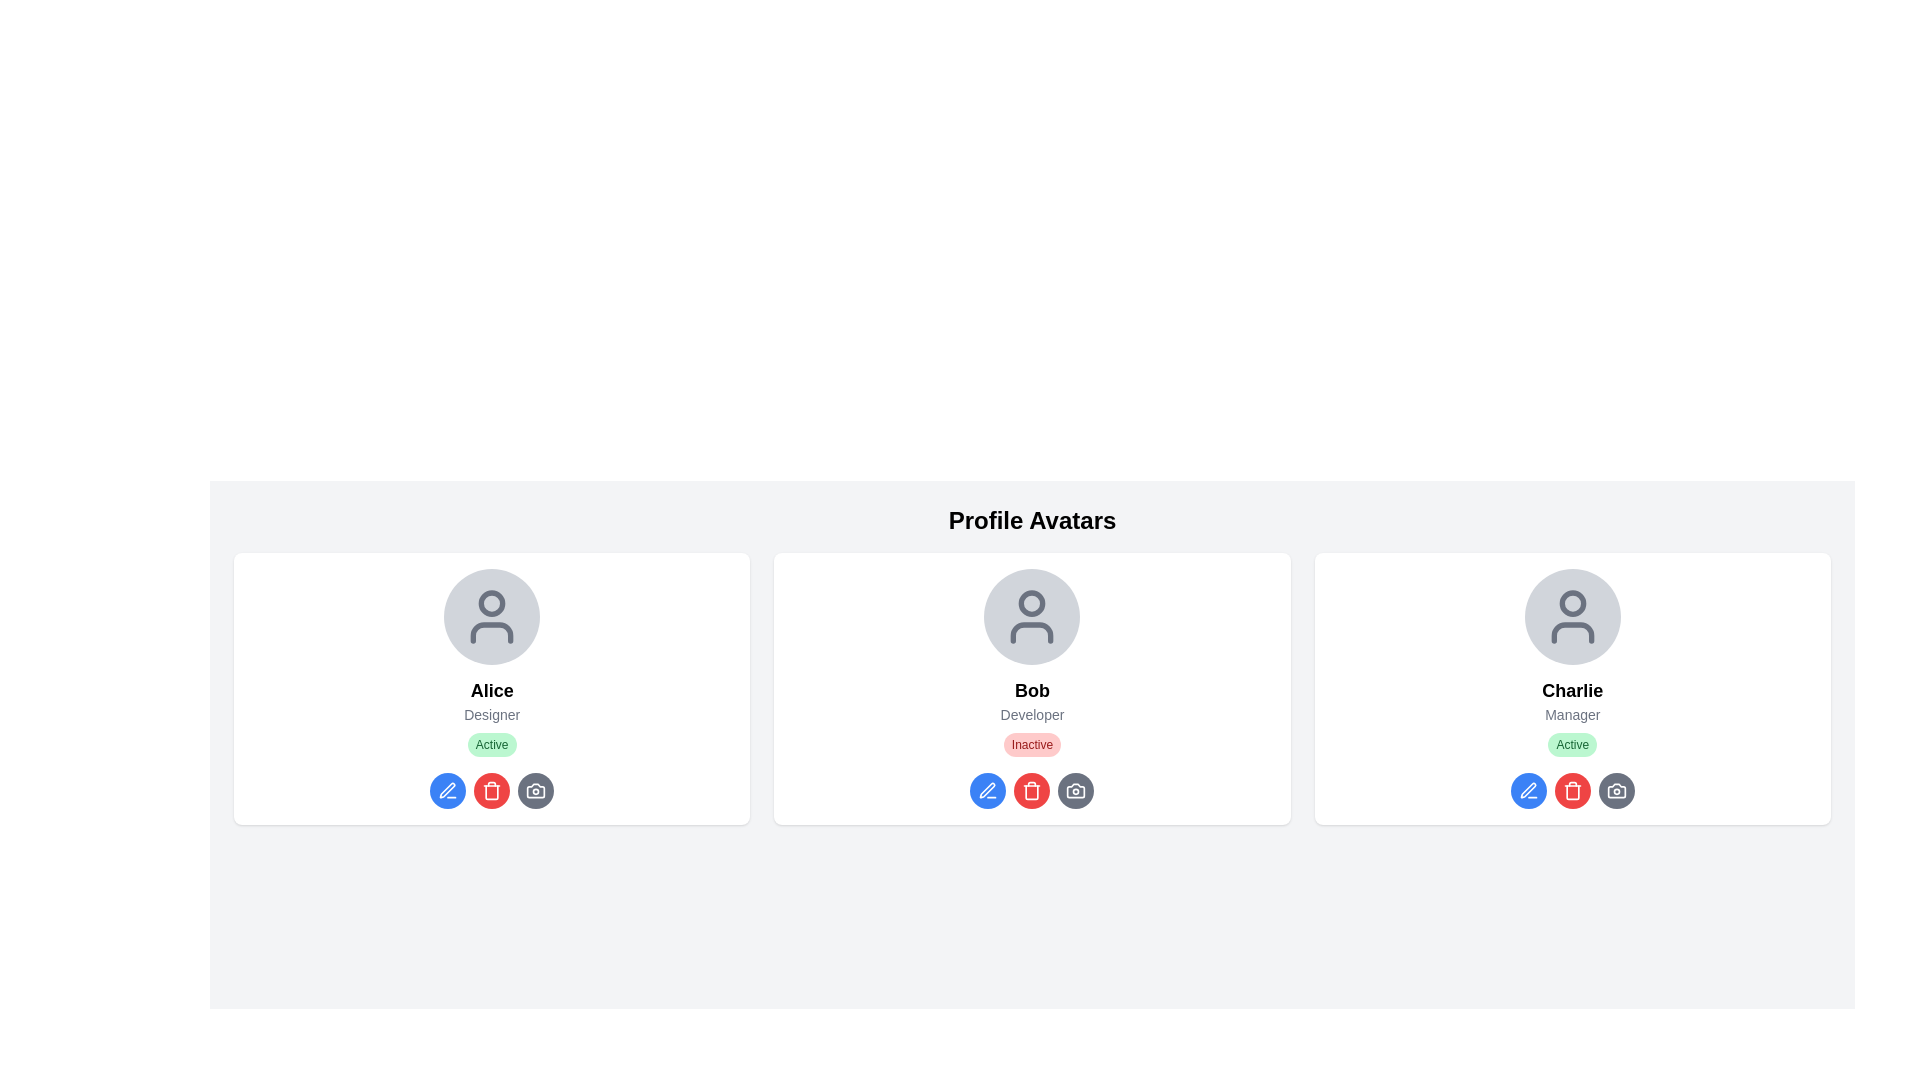 Image resolution: width=1920 pixels, height=1080 pixels. What do you see at coordinates (1571, 689) in the screenshot?
I see `name 'Charlie' displayed in bold text within the user profile card, located below the avatar and above the role description and status label` at bounding box center [1571, 689].